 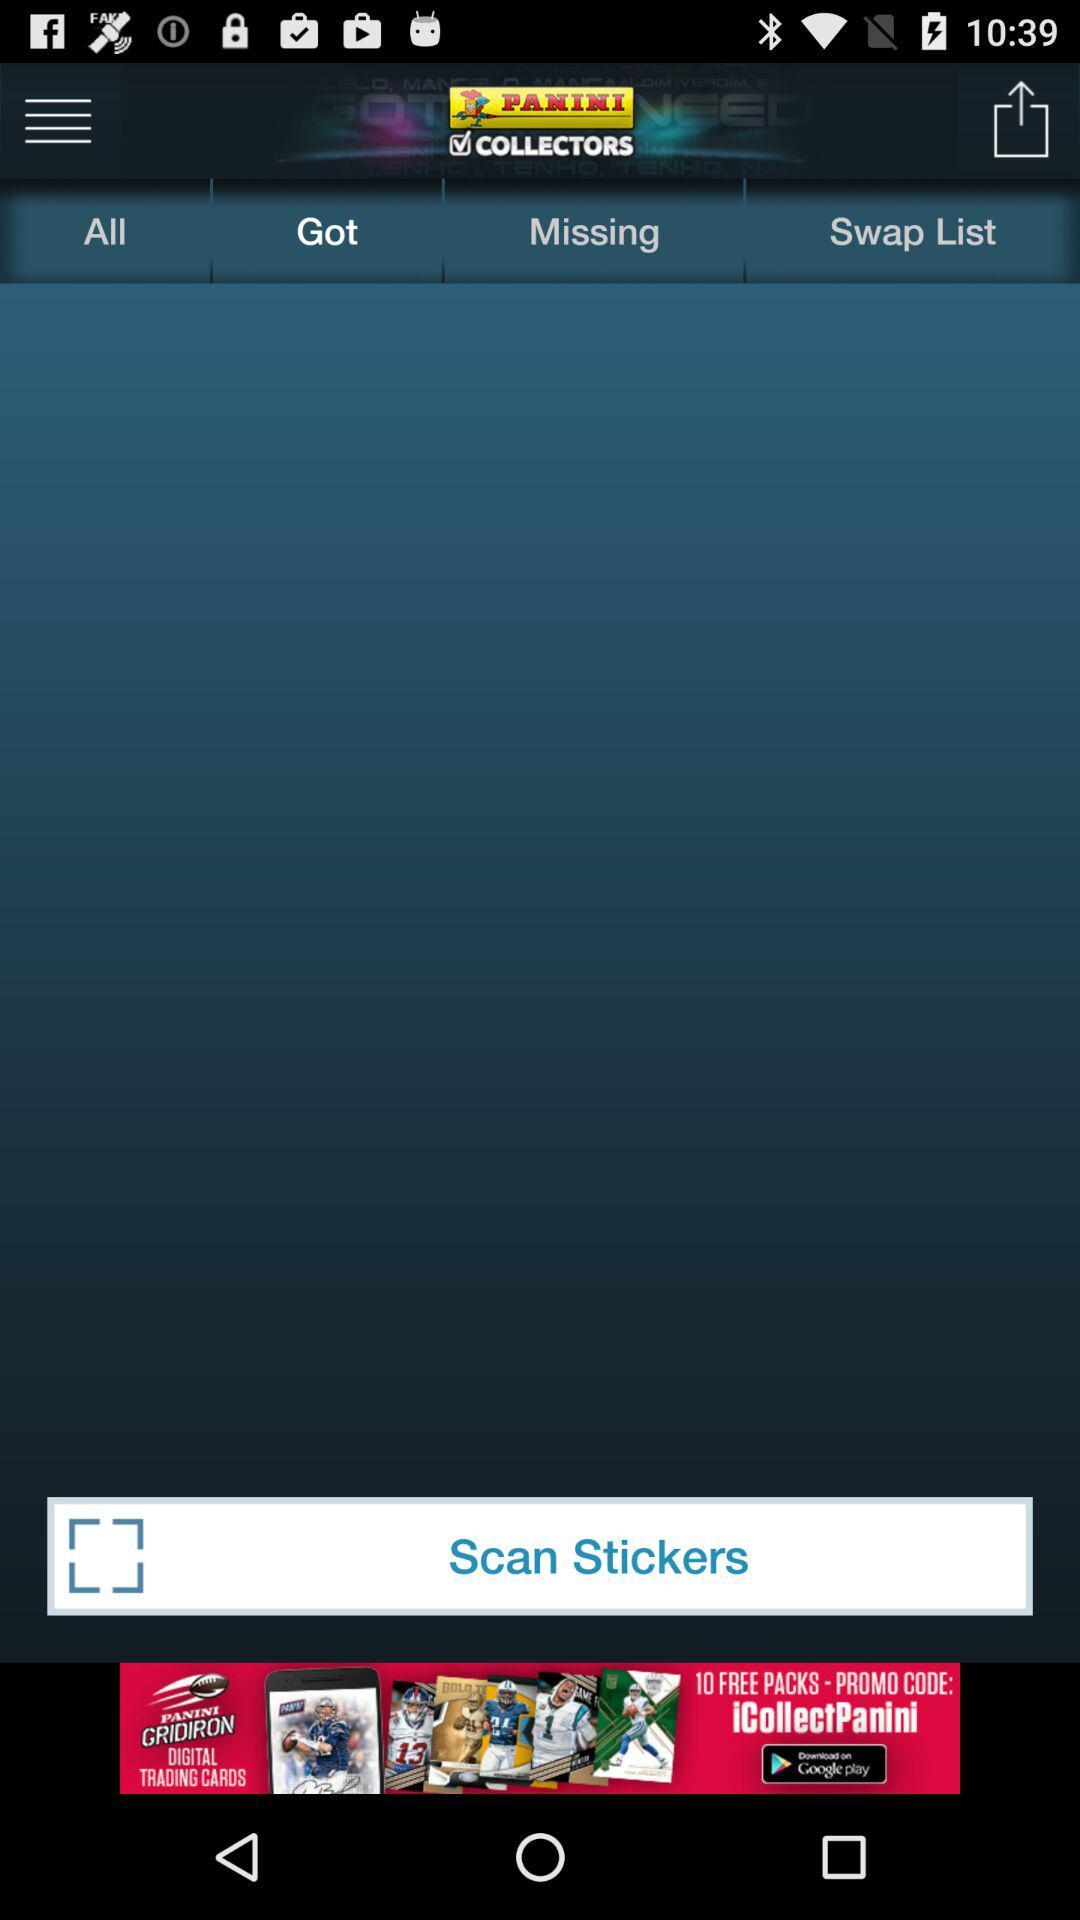 What do you see at coordinates (57, 119) in the screenshot?
I see `list of contents` at bounding box center [57, 119].